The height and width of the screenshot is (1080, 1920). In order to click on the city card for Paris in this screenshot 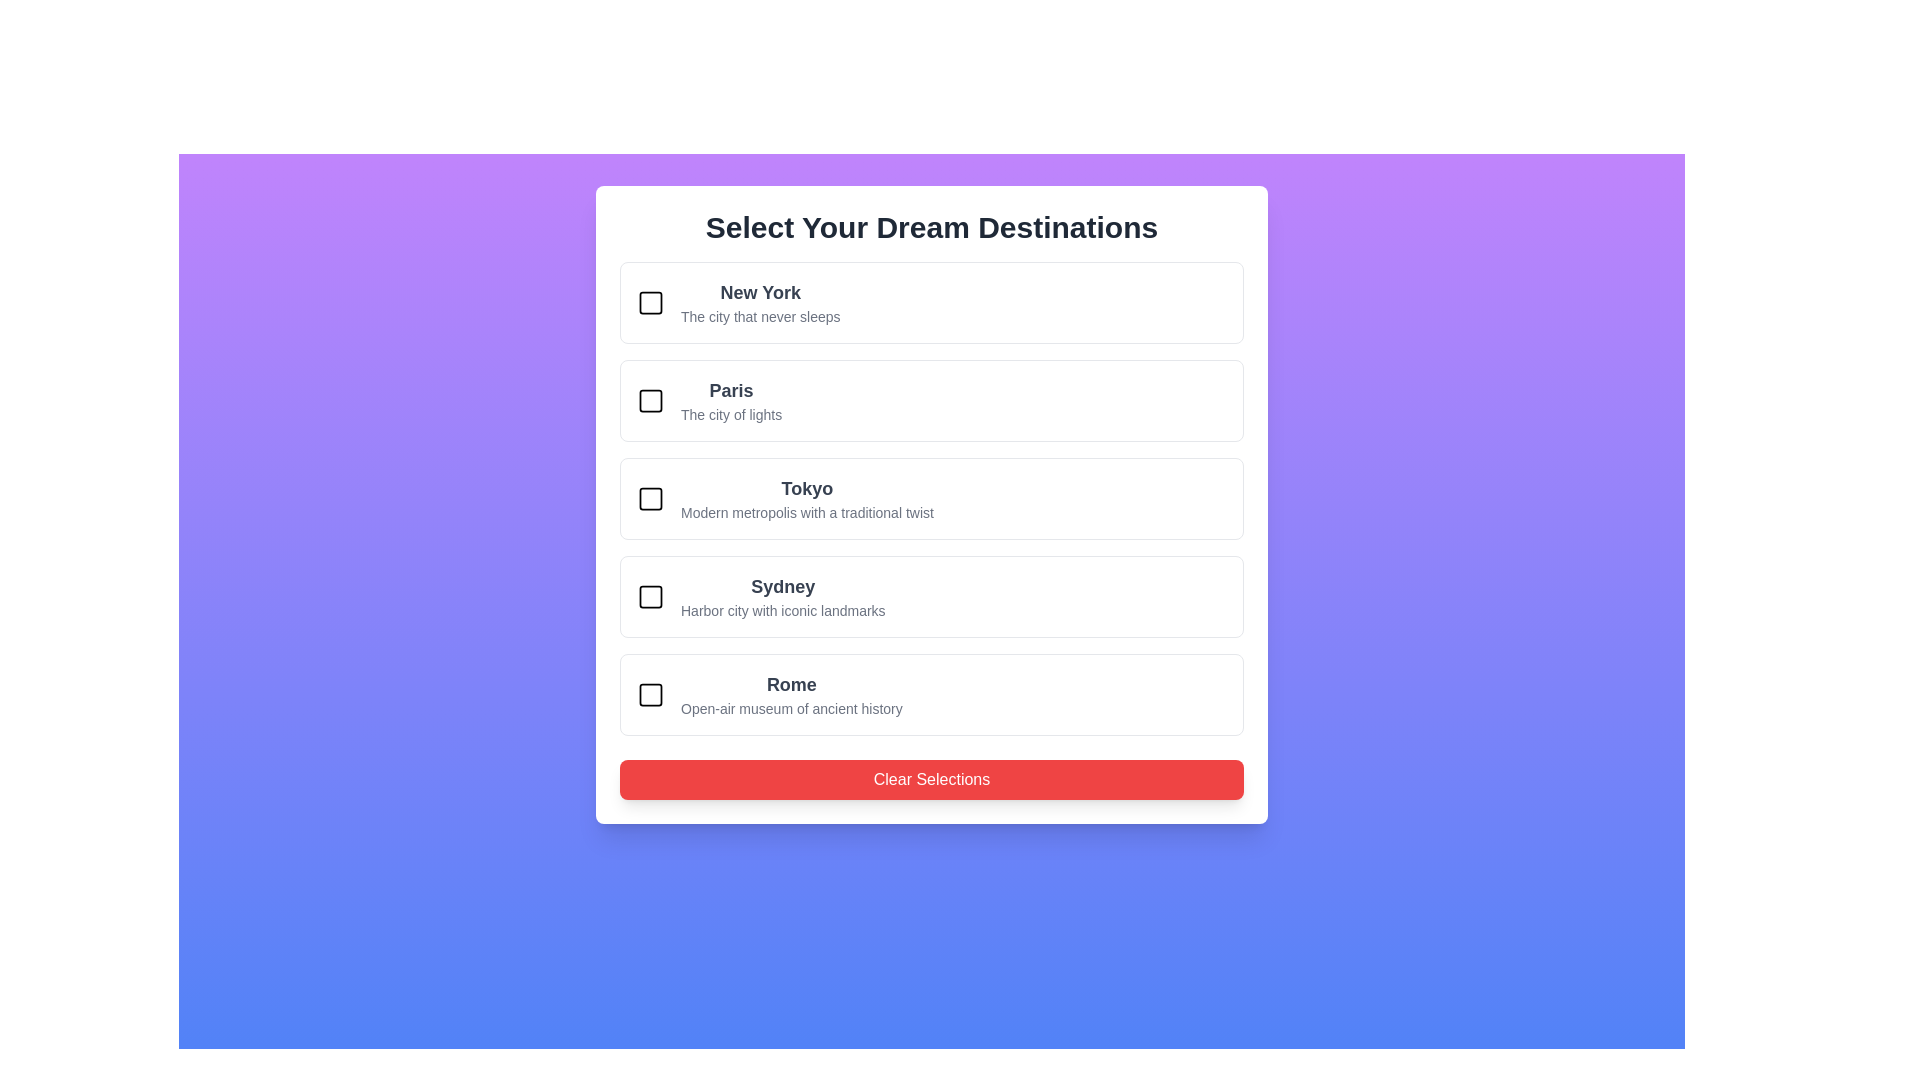, I will do `click(930, 401)`.